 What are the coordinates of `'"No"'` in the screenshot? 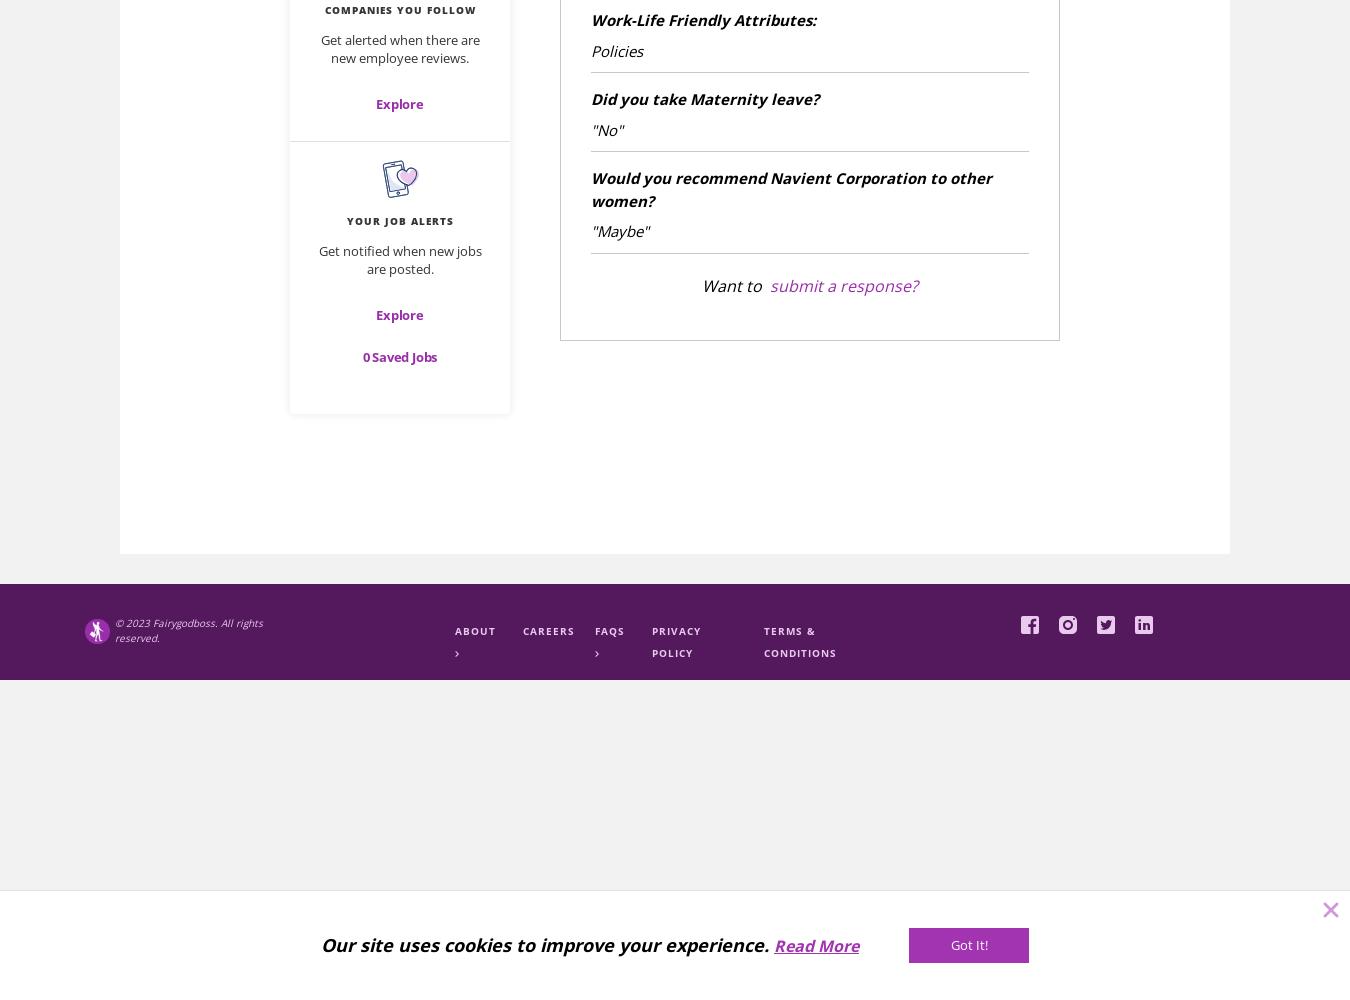 It's located at (606, 129).